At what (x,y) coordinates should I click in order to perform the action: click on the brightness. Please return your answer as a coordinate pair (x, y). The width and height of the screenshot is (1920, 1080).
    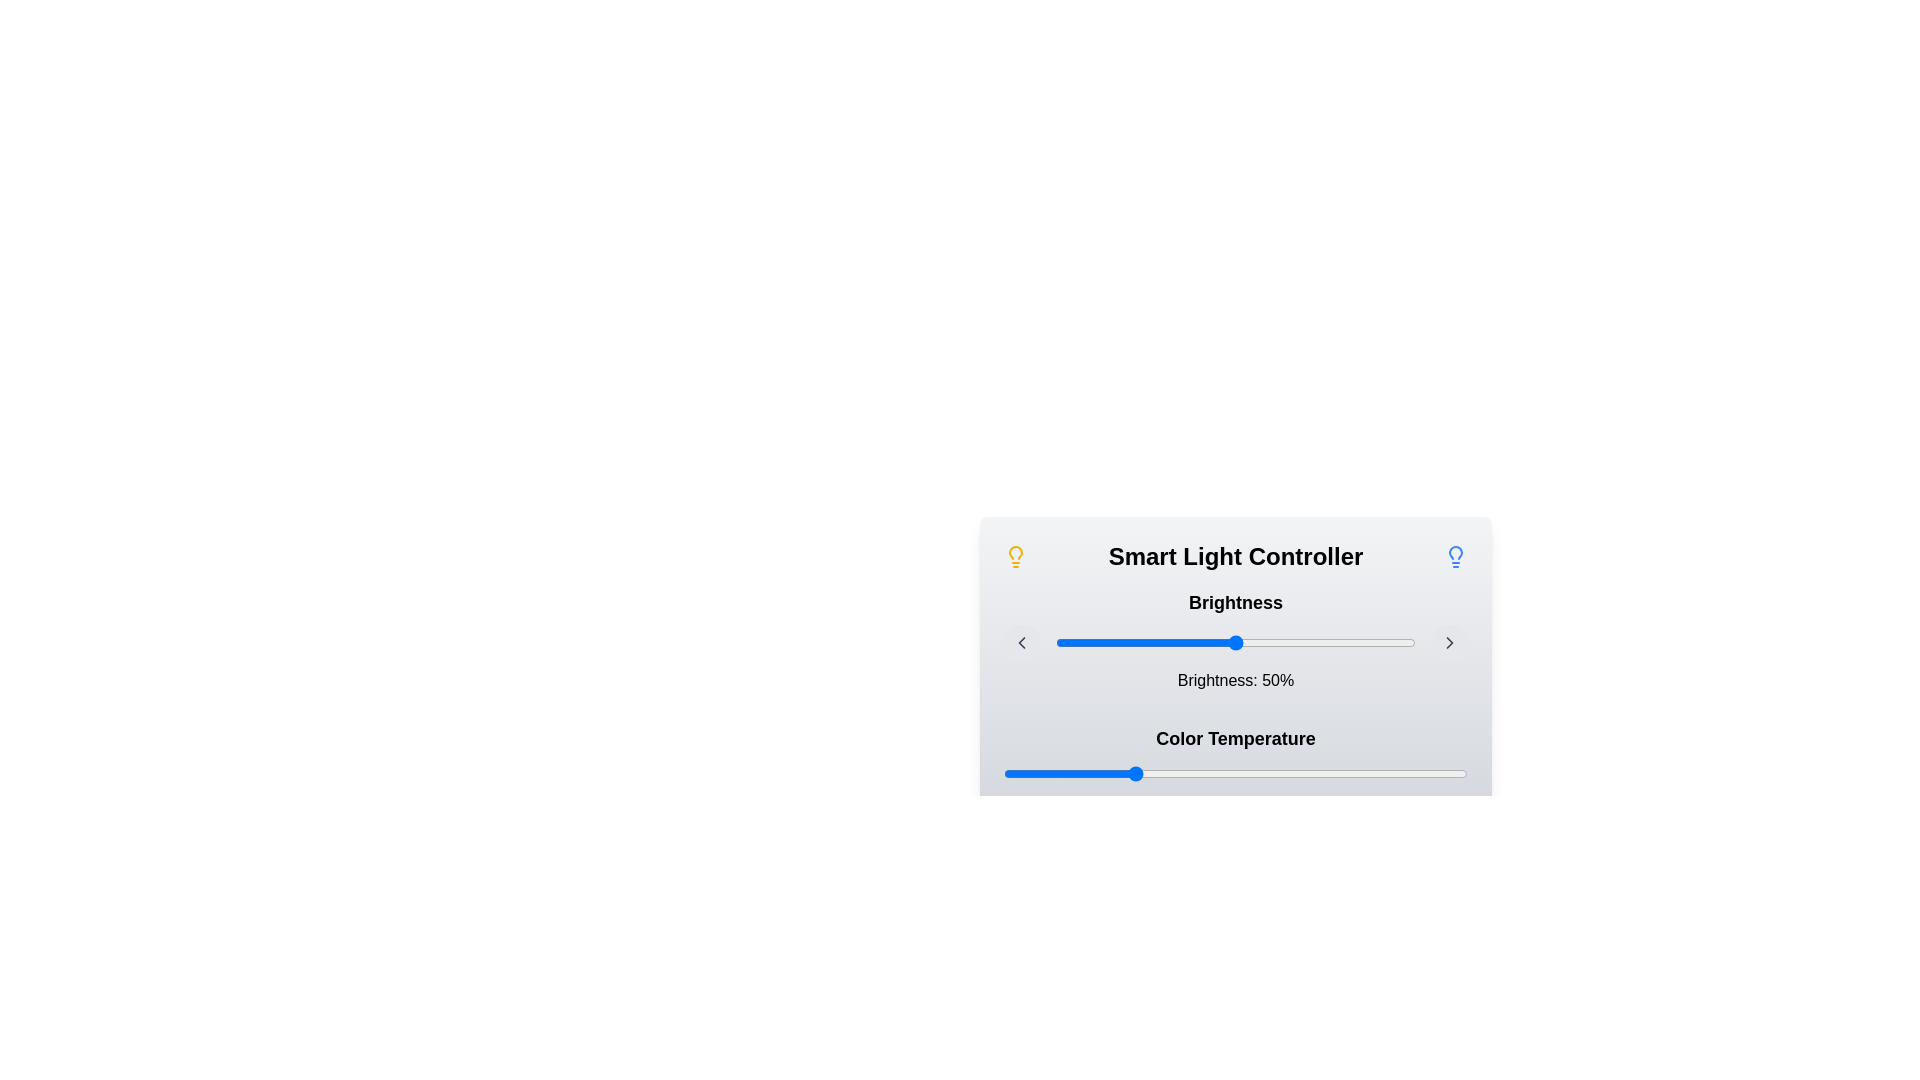
    Looking at the image, I should click on (1083, 643).